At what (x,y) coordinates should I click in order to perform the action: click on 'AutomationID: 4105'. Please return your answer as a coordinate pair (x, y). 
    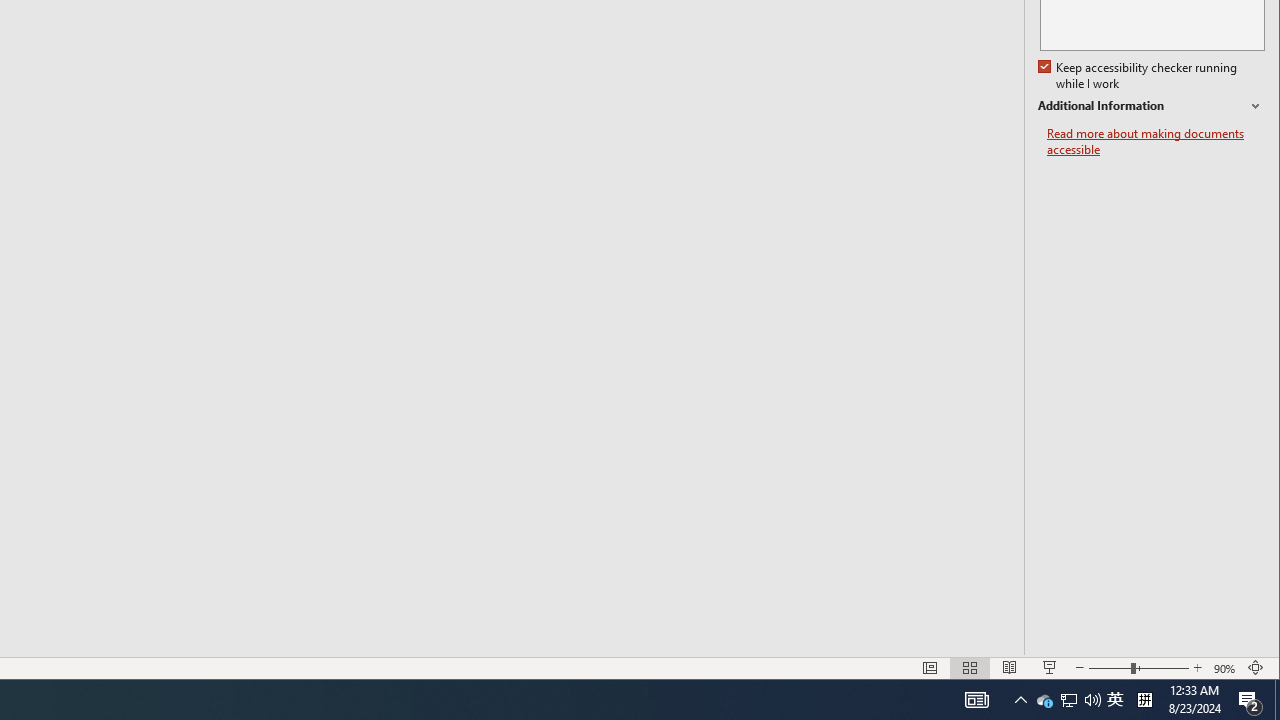
    Looking at the image, I should click on (977, 698).